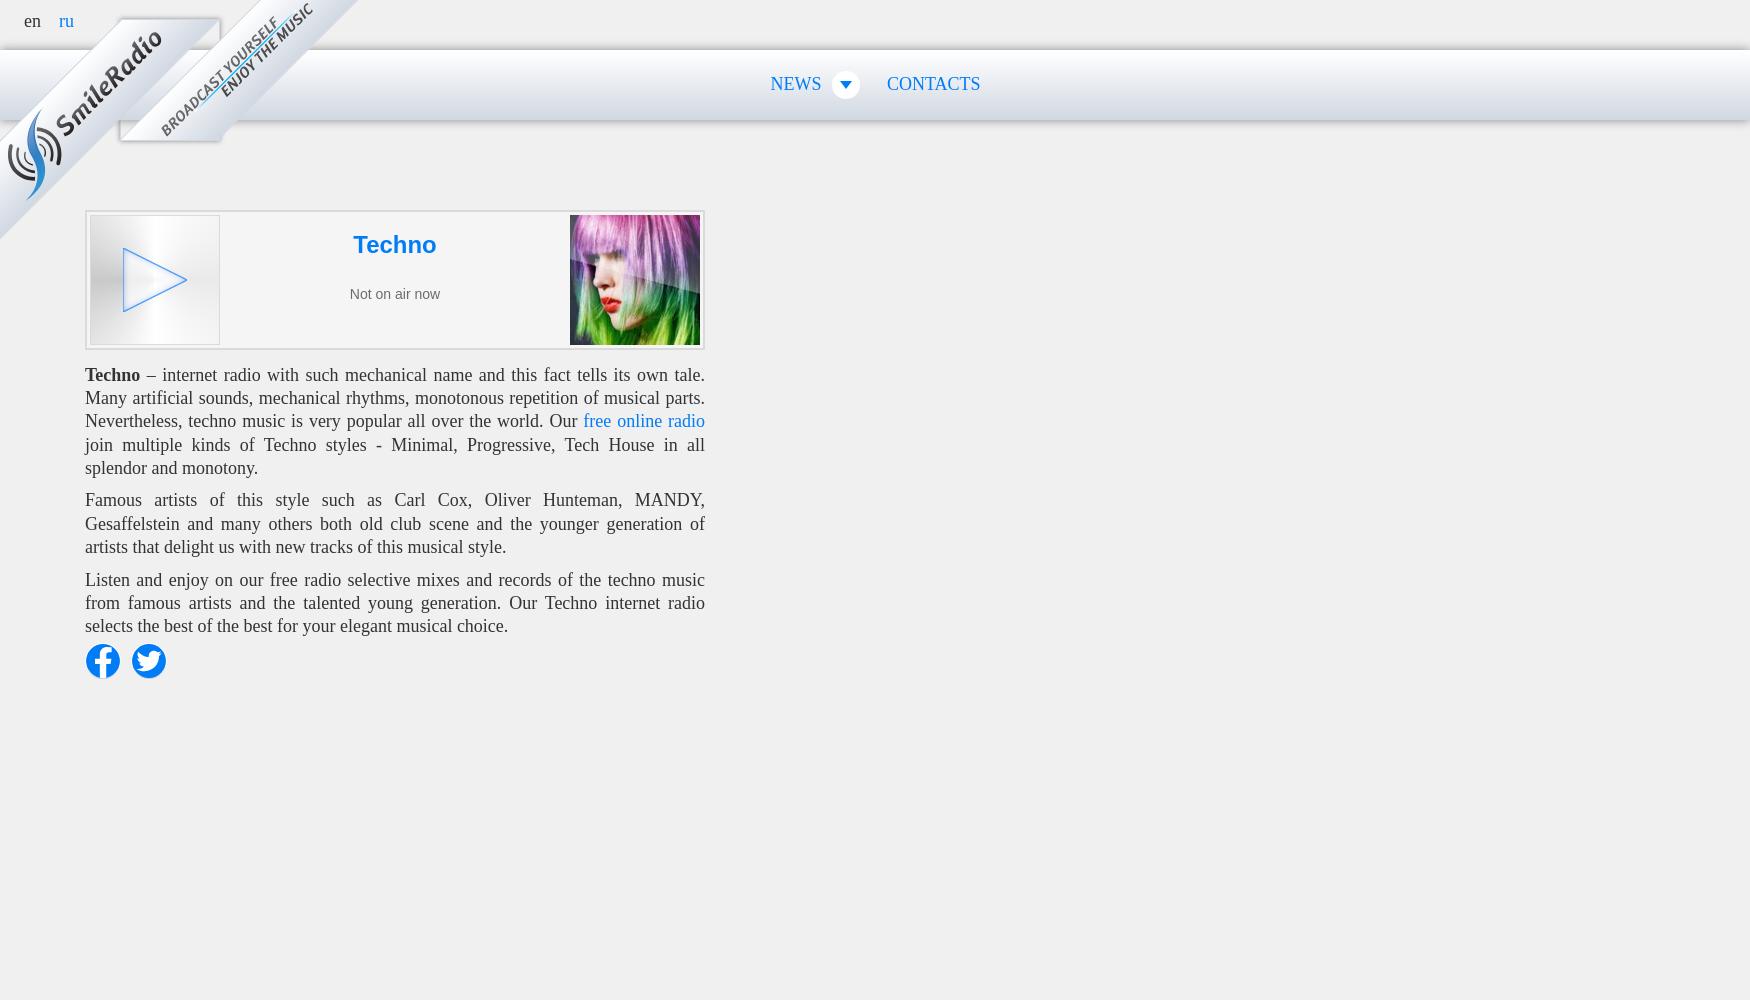 The width and height of the screenshot is (1750, 1000). What do you see at coordinates (931, 83) in the screenshot?
I see `'Contacts'` at bounding box center [931, 83].